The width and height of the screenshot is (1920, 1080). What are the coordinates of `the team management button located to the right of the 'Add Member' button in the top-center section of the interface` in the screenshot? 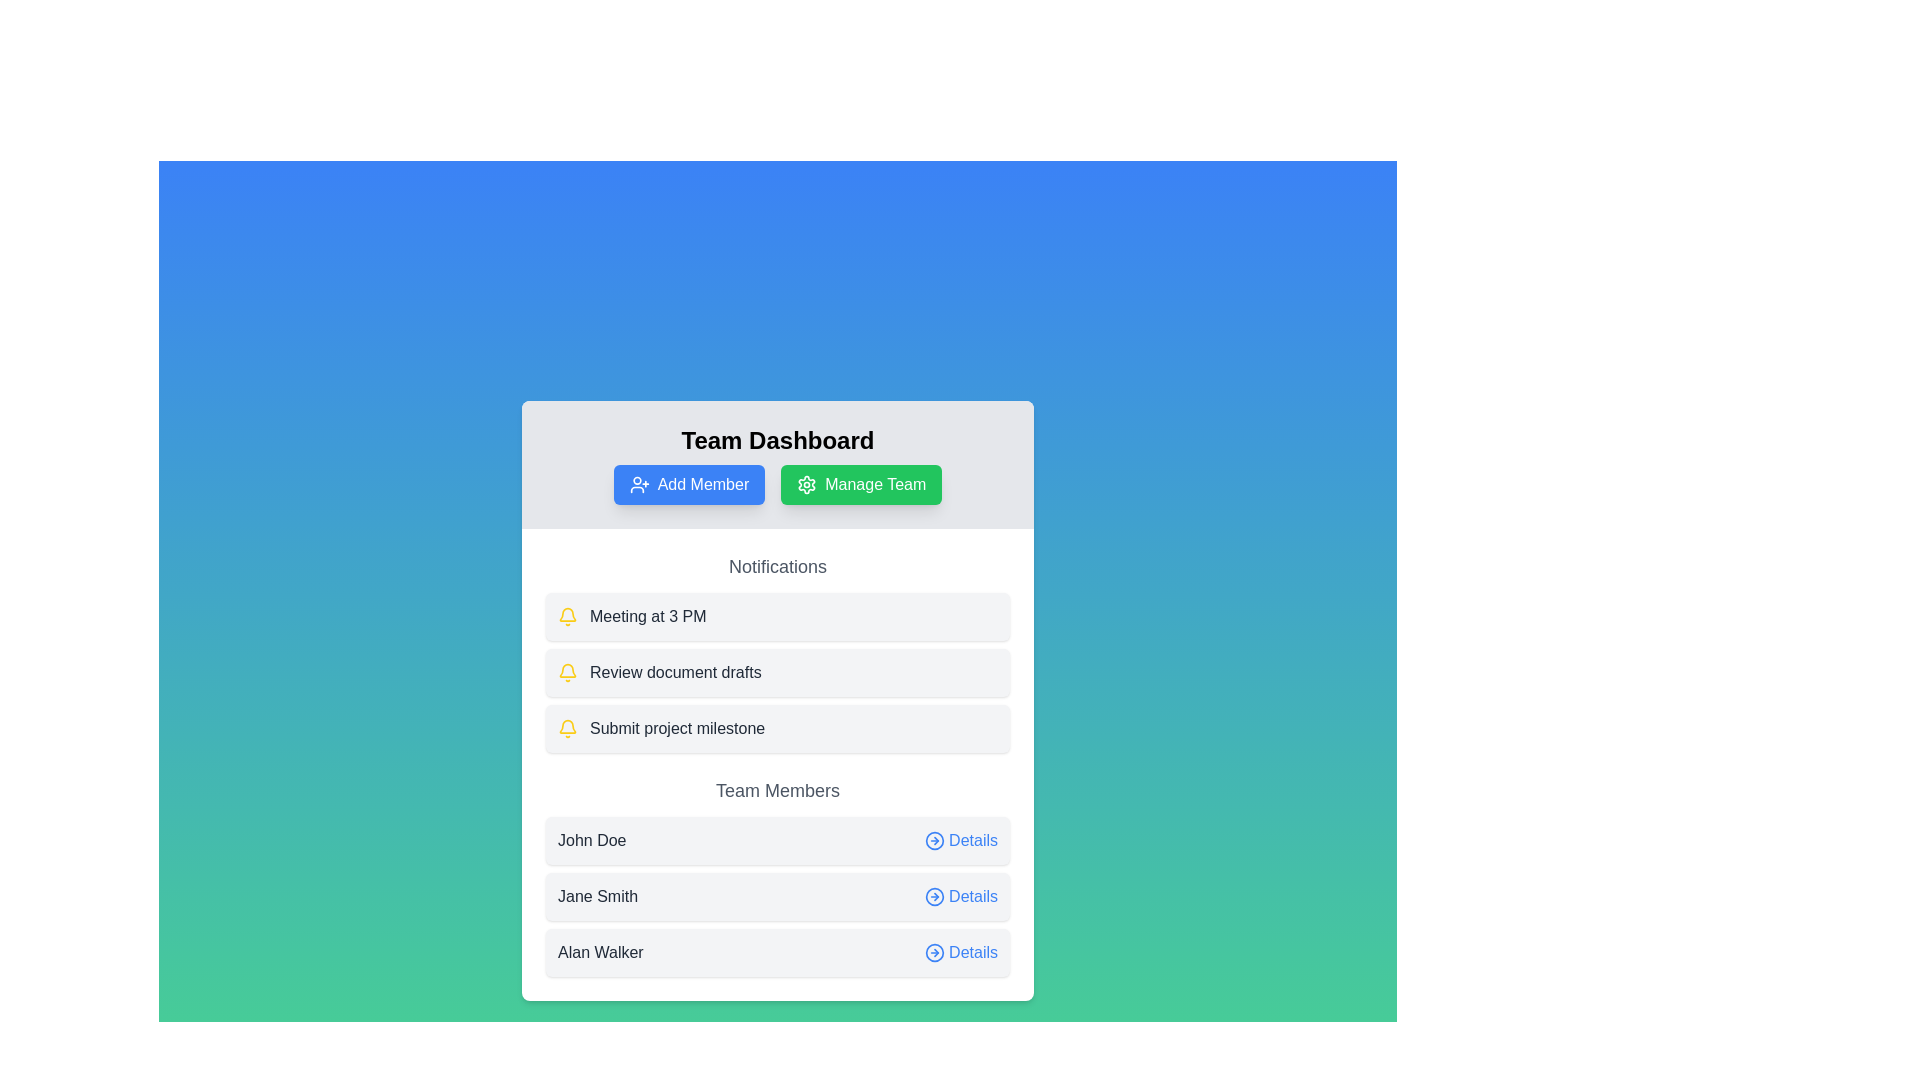 It's located at (861, 485).